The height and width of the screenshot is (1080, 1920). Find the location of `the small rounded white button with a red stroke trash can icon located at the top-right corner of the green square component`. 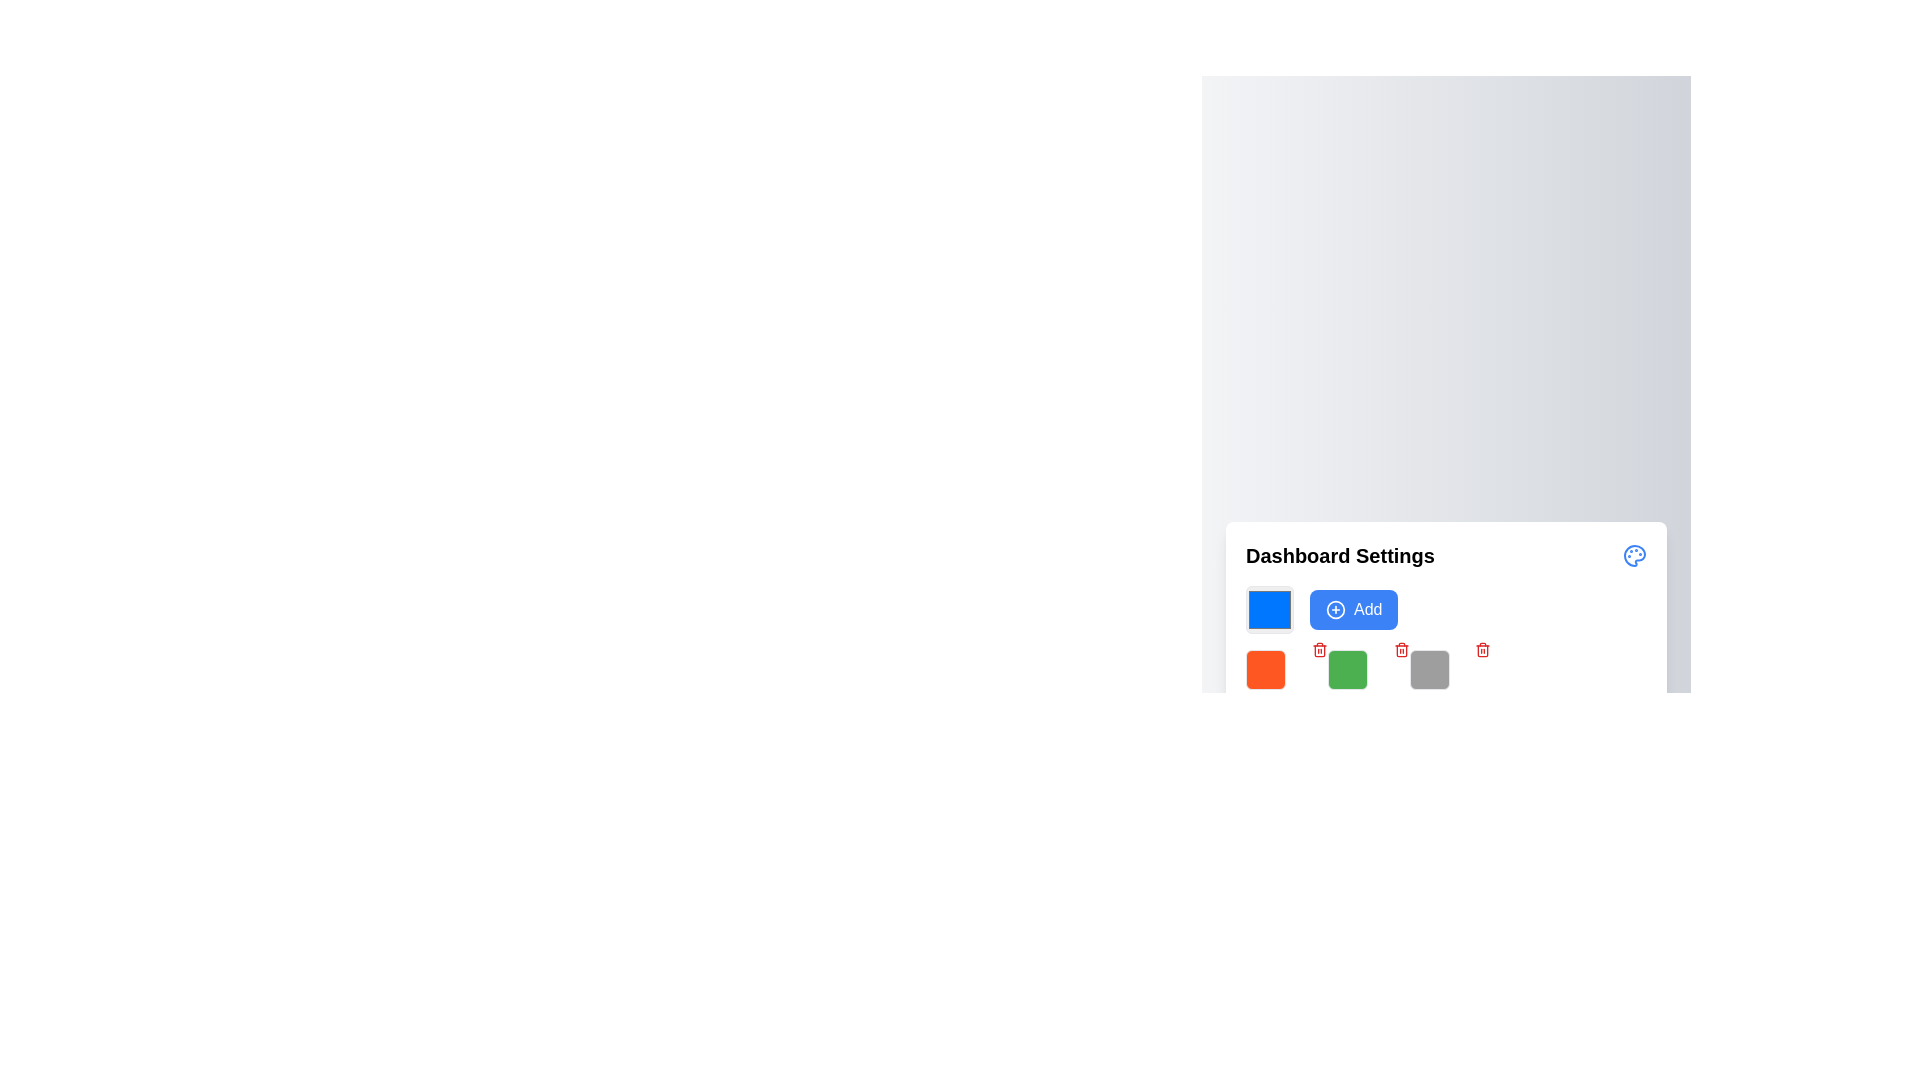

the small rounded white button with a red stroke trash can icon located at the top-right corner of the green square component is located at coordinates (1400, 650).